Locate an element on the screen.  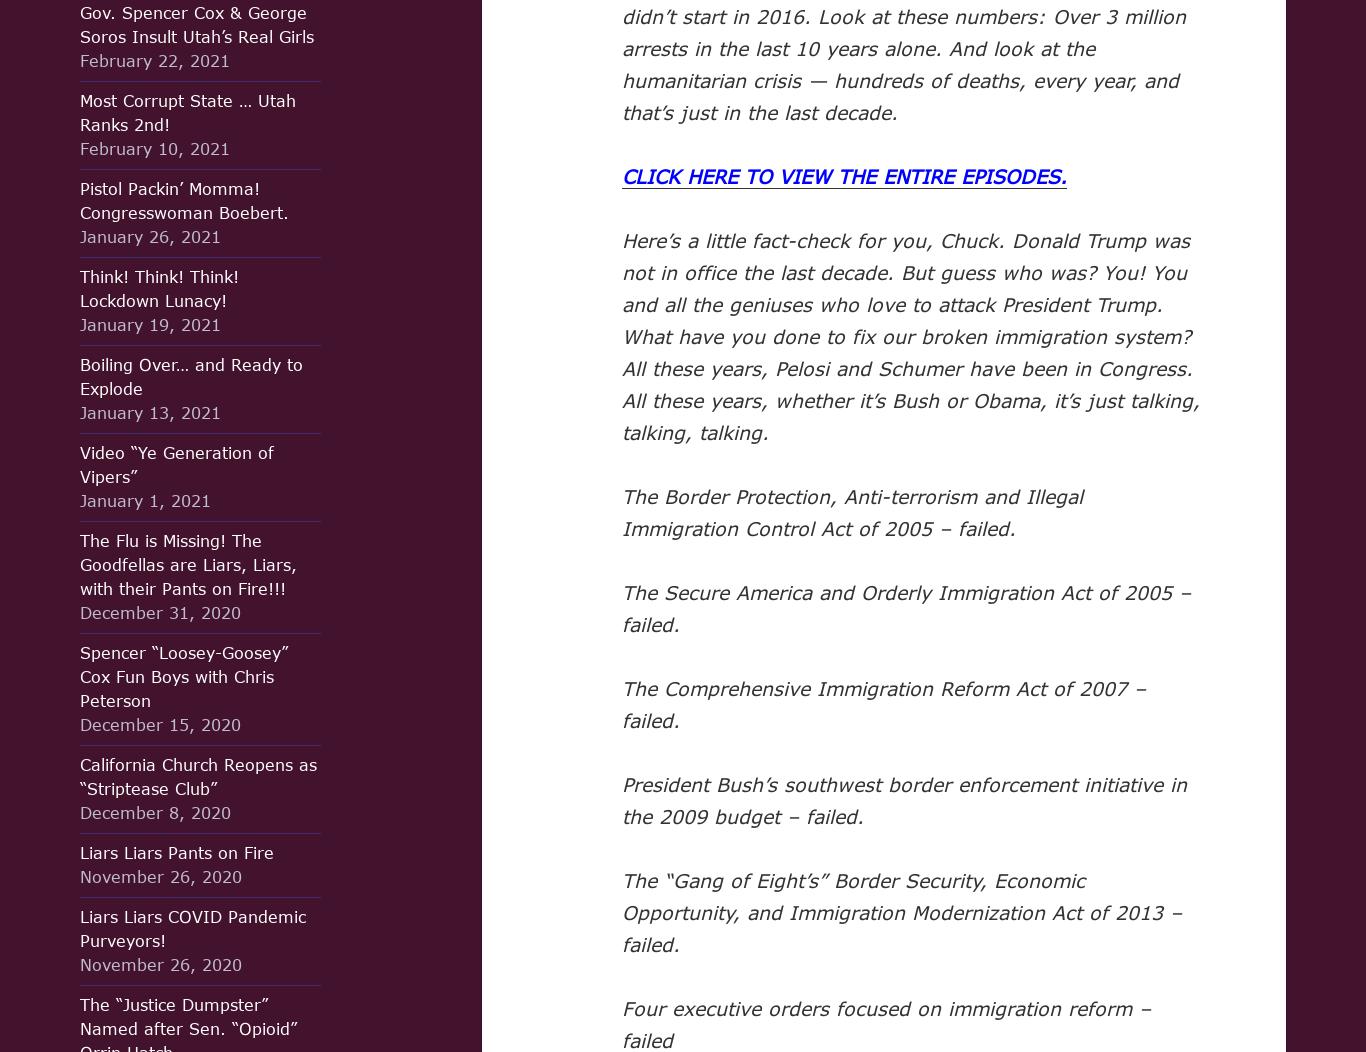
'February 10, 2021' is located at coordinates (154, 147).